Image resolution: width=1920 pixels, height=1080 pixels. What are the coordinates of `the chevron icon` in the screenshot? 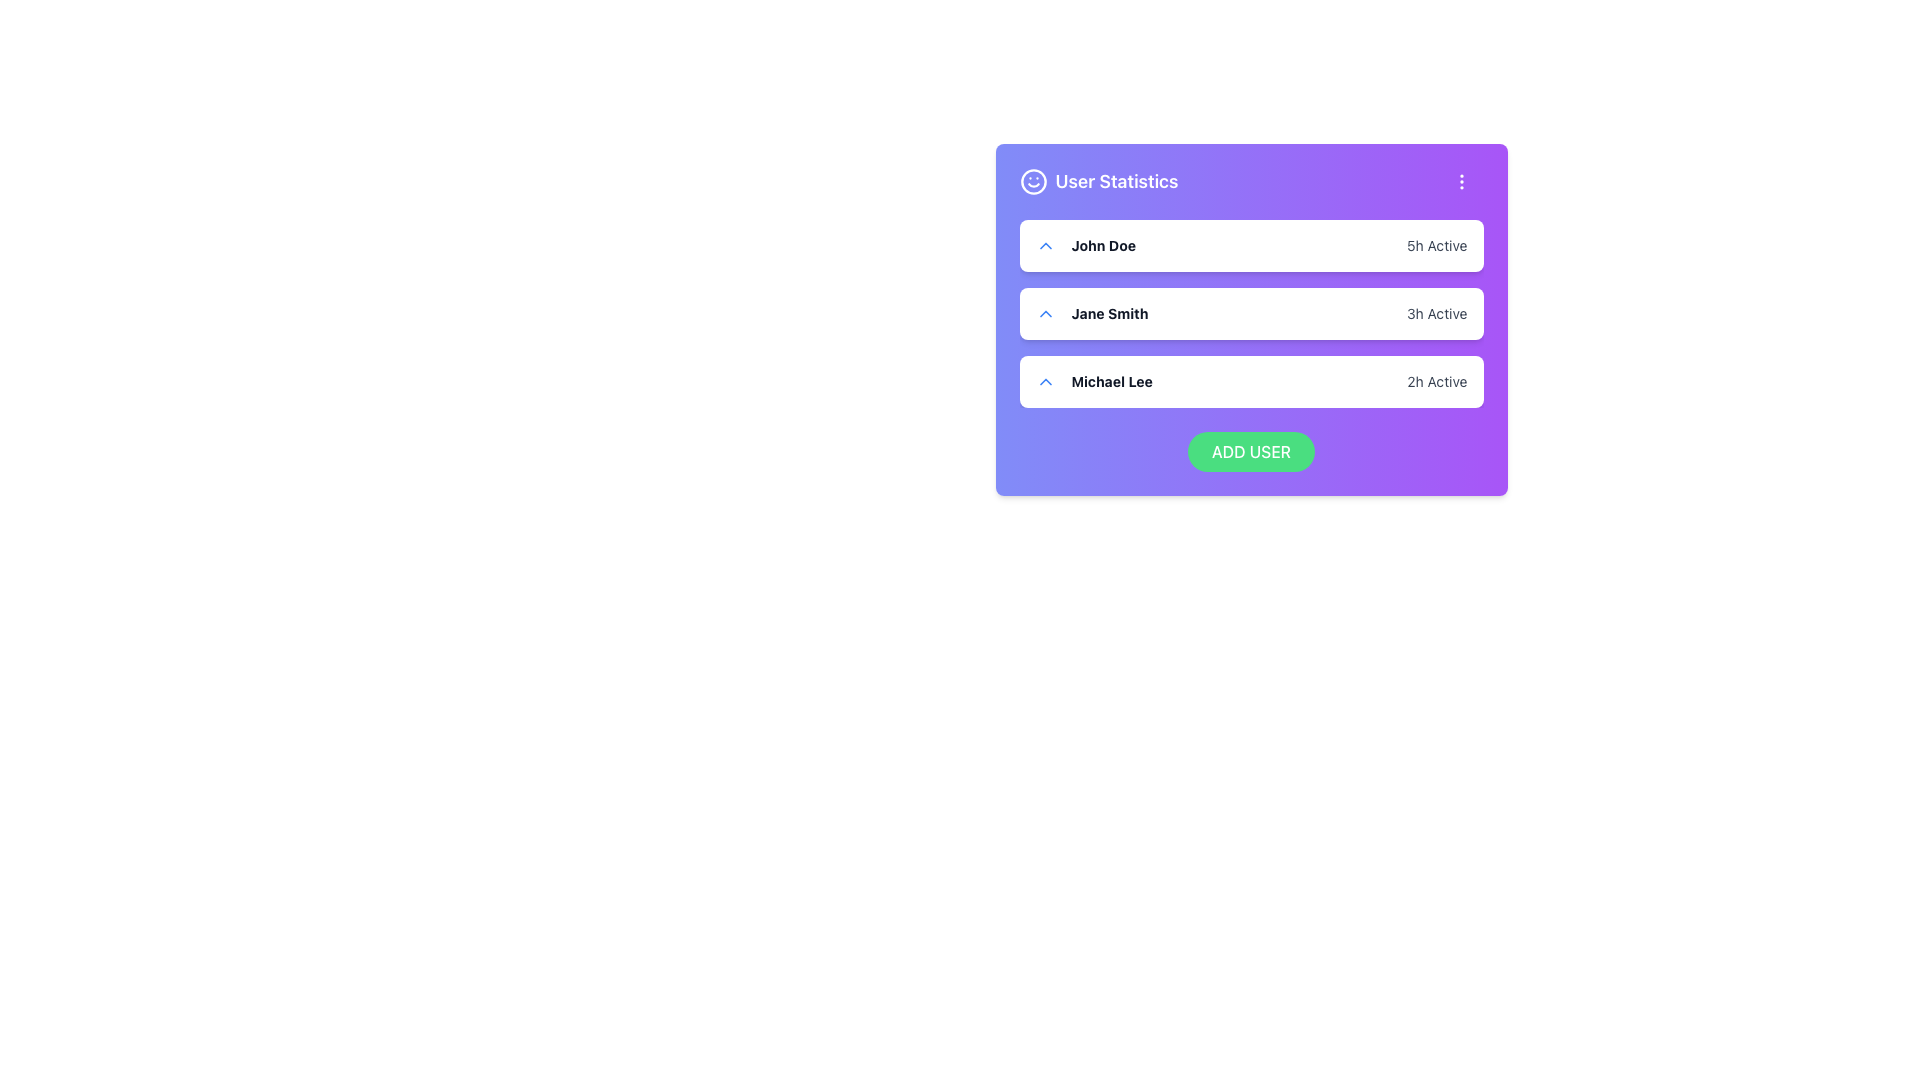 It's located at (1044, 313).